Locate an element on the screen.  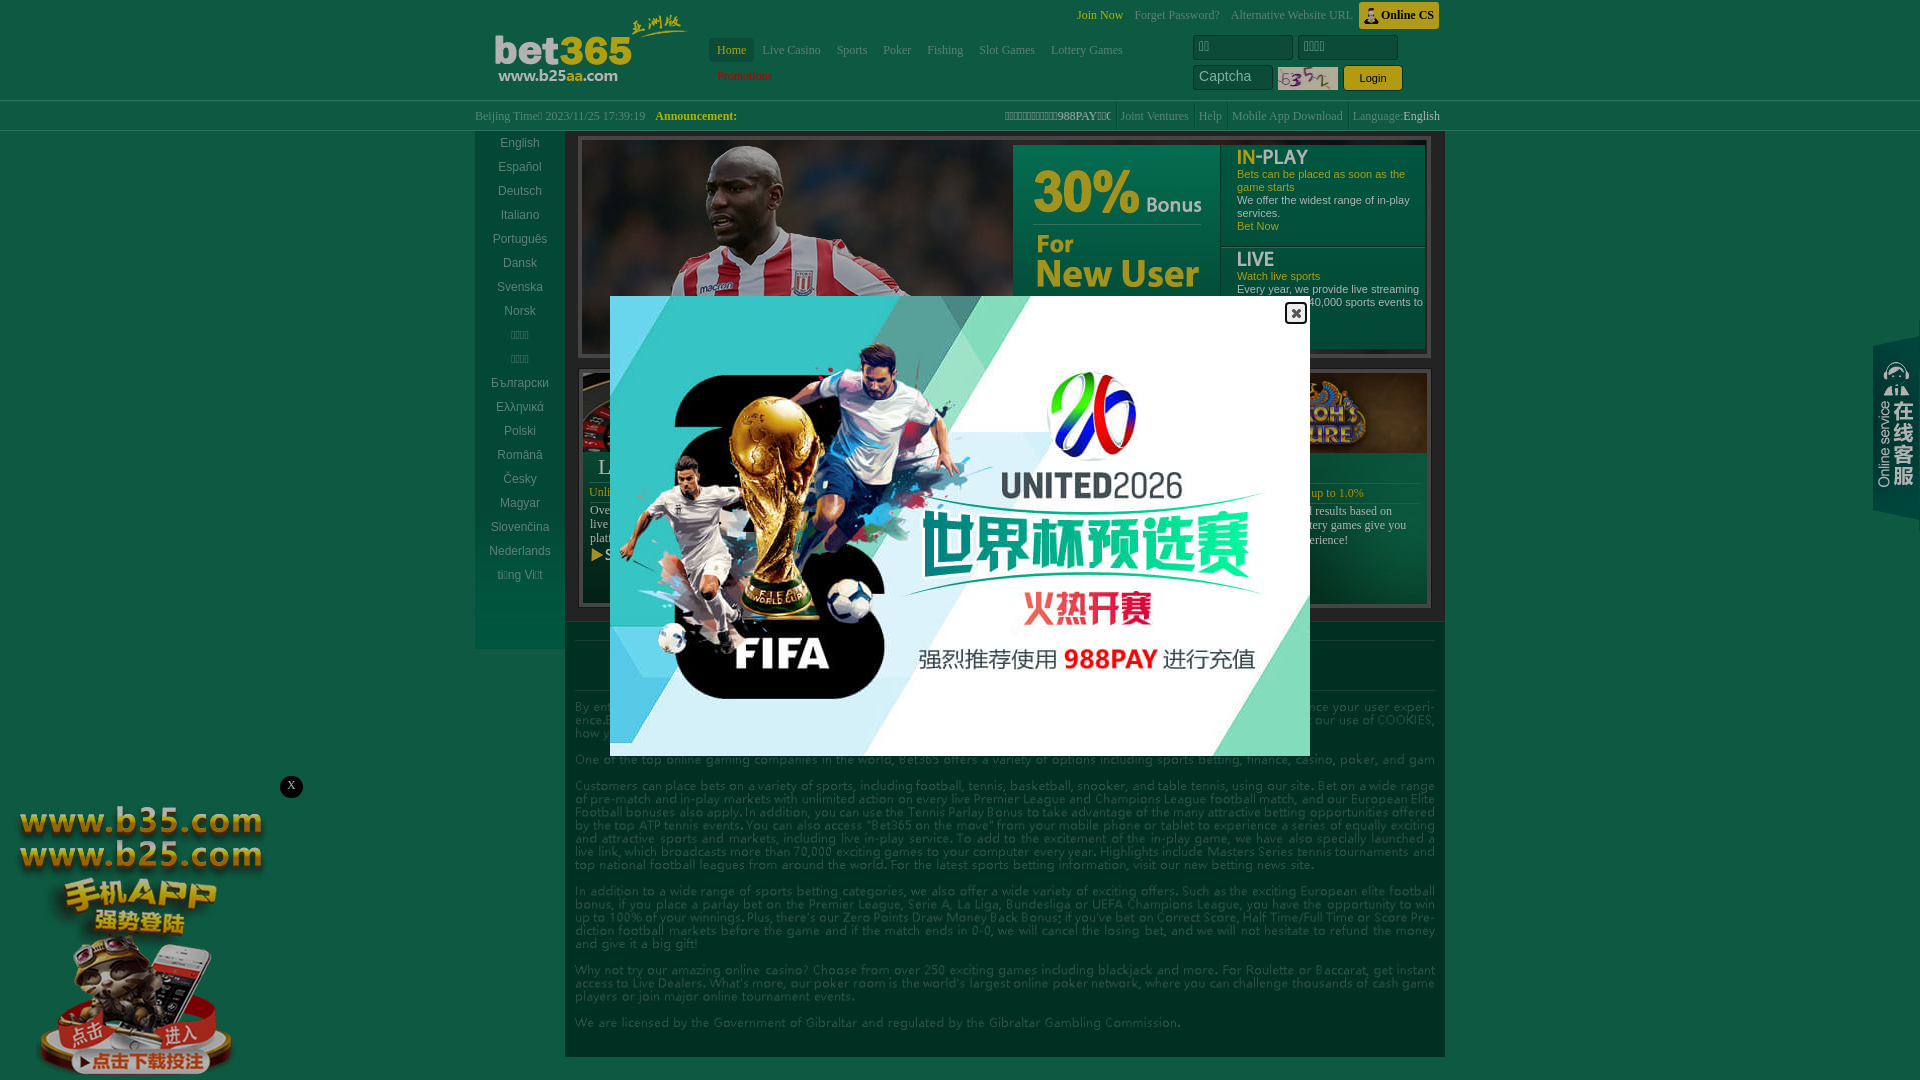
'Nederlands' is located at coordinates (474, 551).